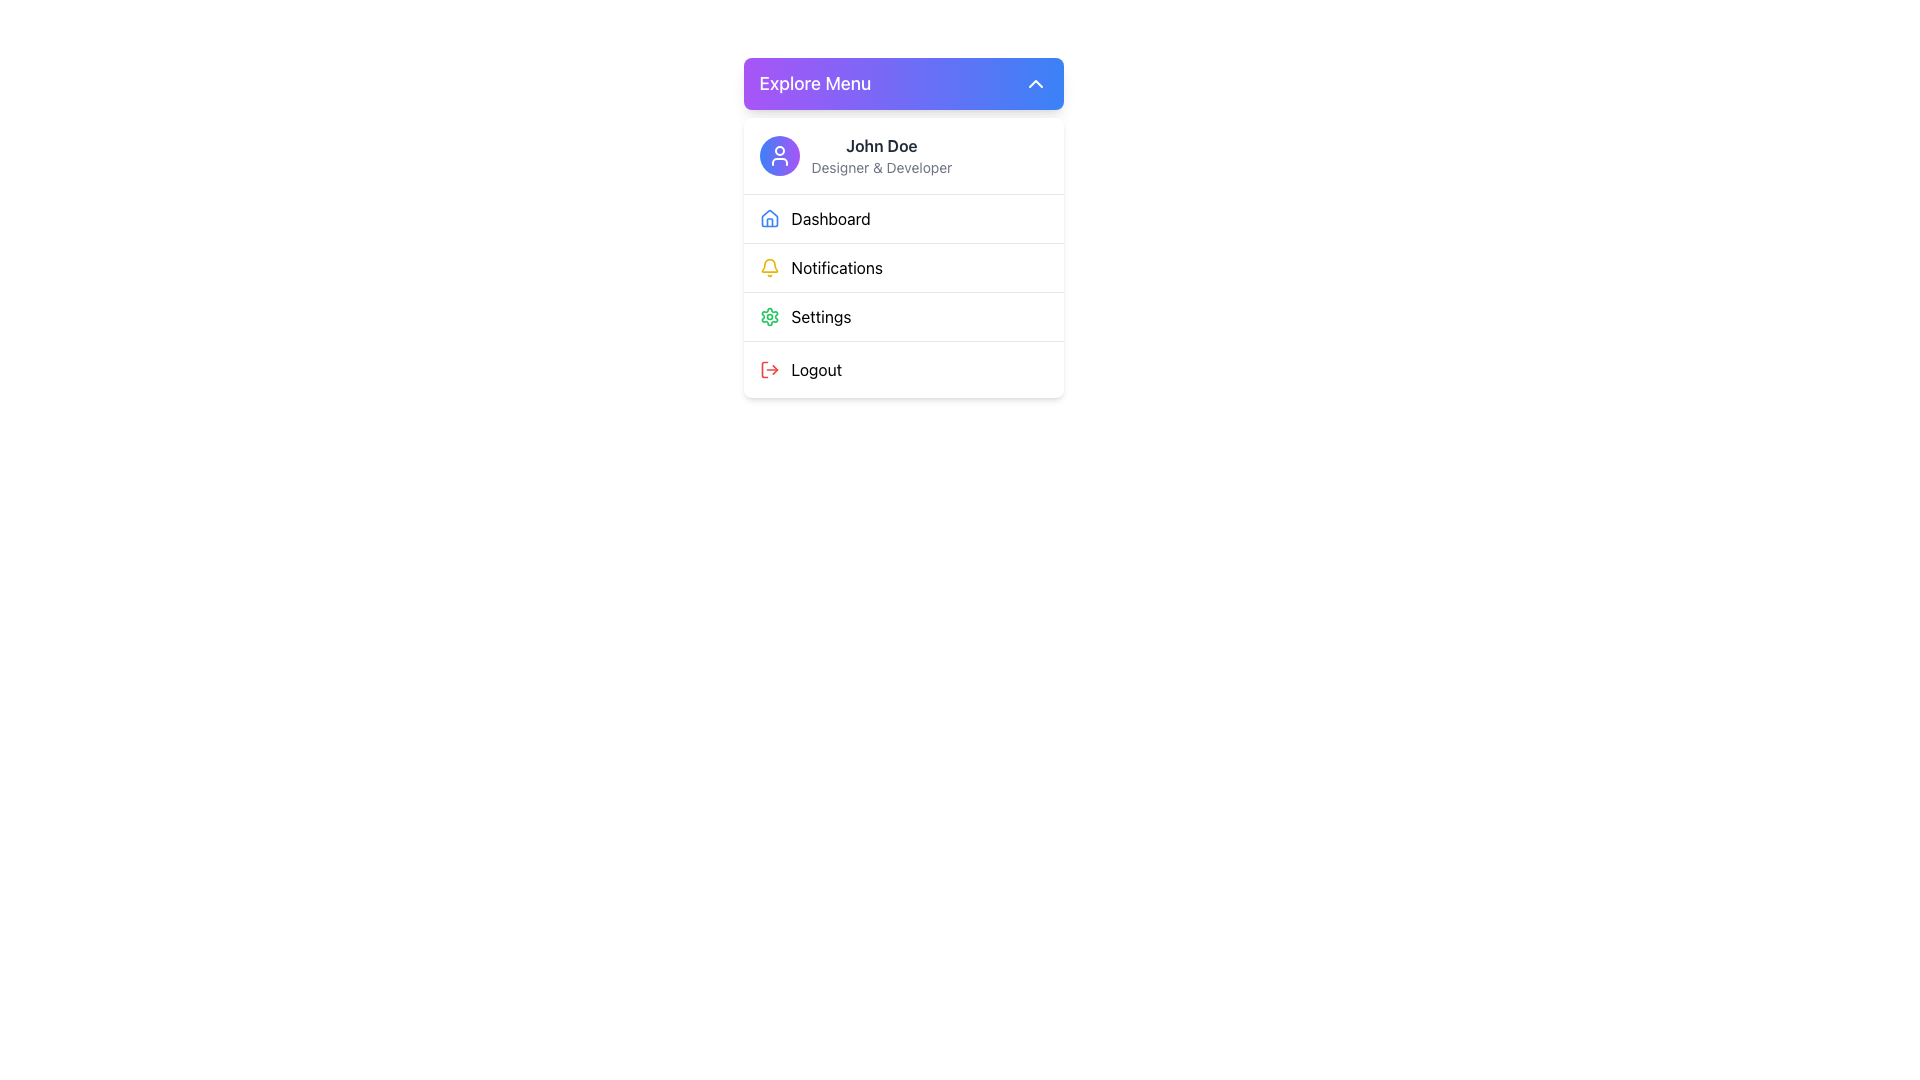 Image resolution: width=1920 pixels, height=1080 pixels. I want to click on the second item in the vertical list of the side menu, so click(902, 266).